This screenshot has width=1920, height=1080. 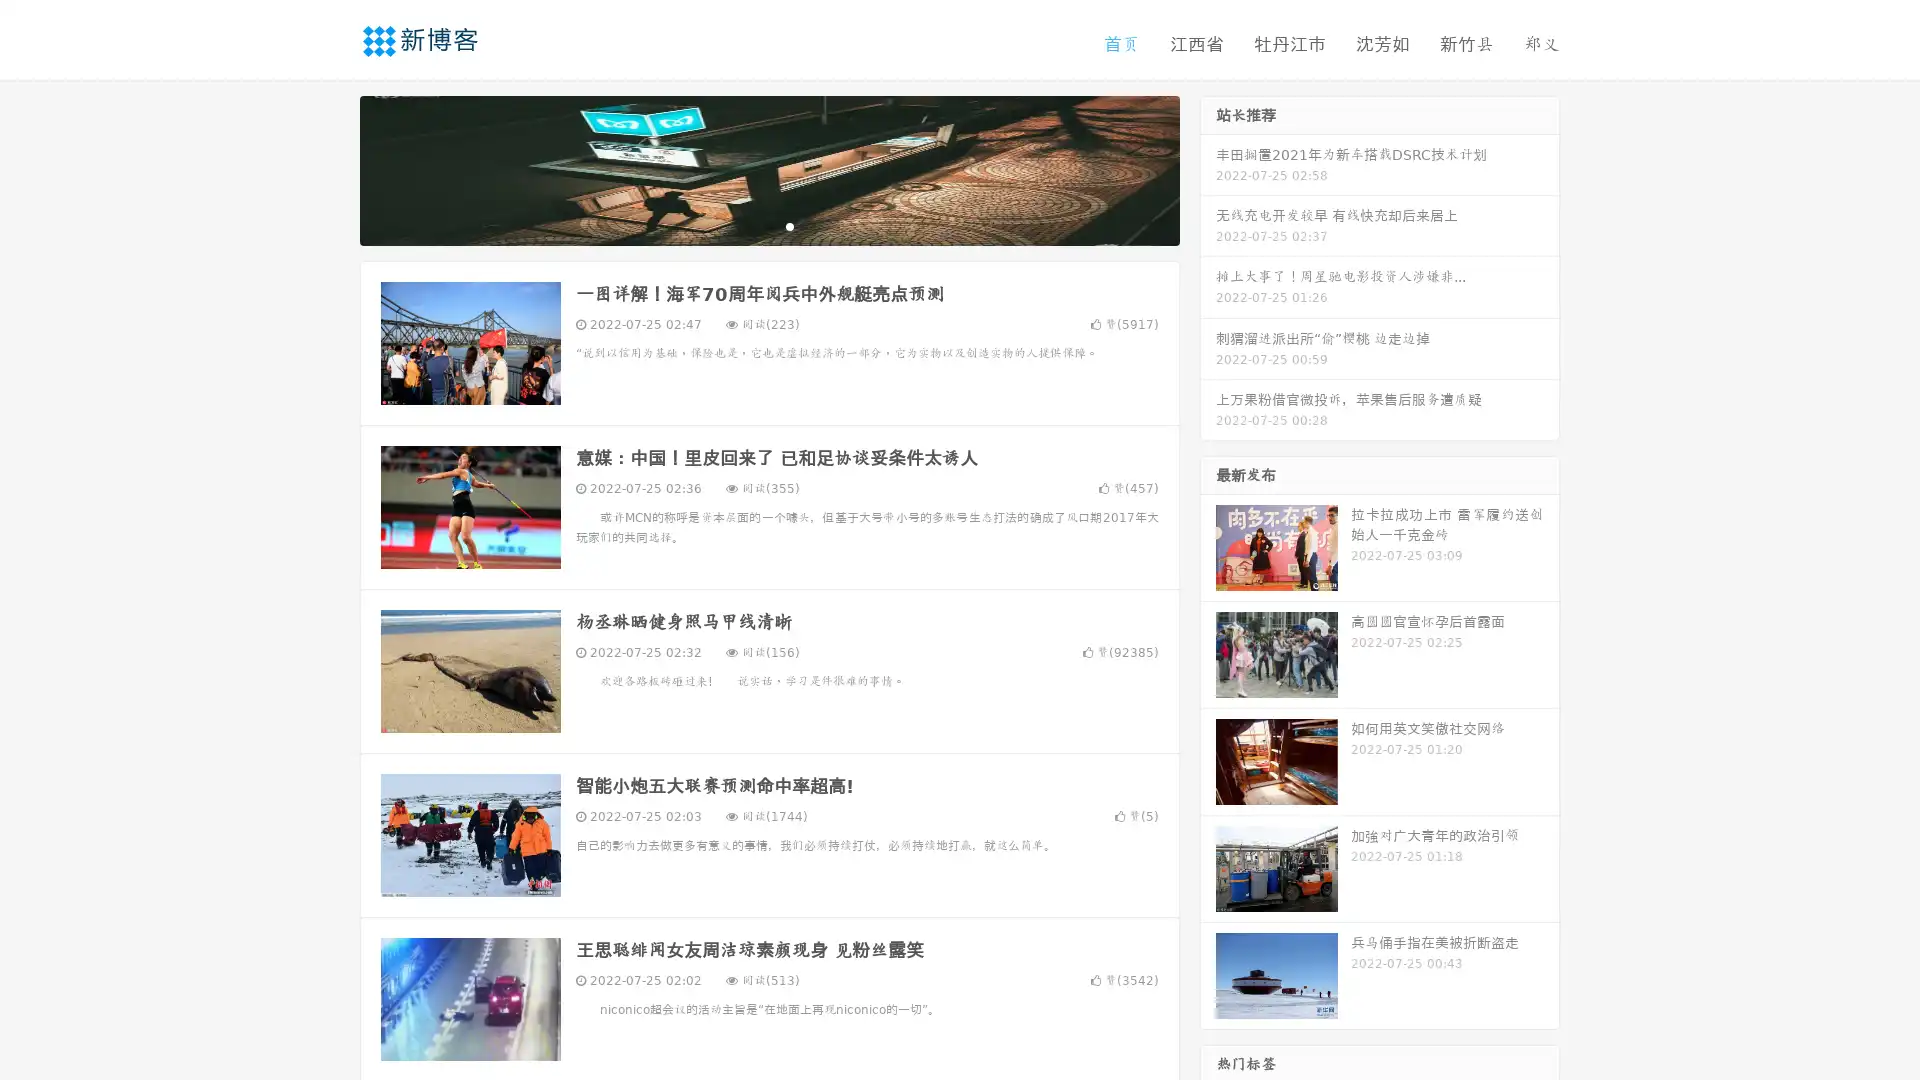 I want to click on Previous slide, so click(x=330, y=168).